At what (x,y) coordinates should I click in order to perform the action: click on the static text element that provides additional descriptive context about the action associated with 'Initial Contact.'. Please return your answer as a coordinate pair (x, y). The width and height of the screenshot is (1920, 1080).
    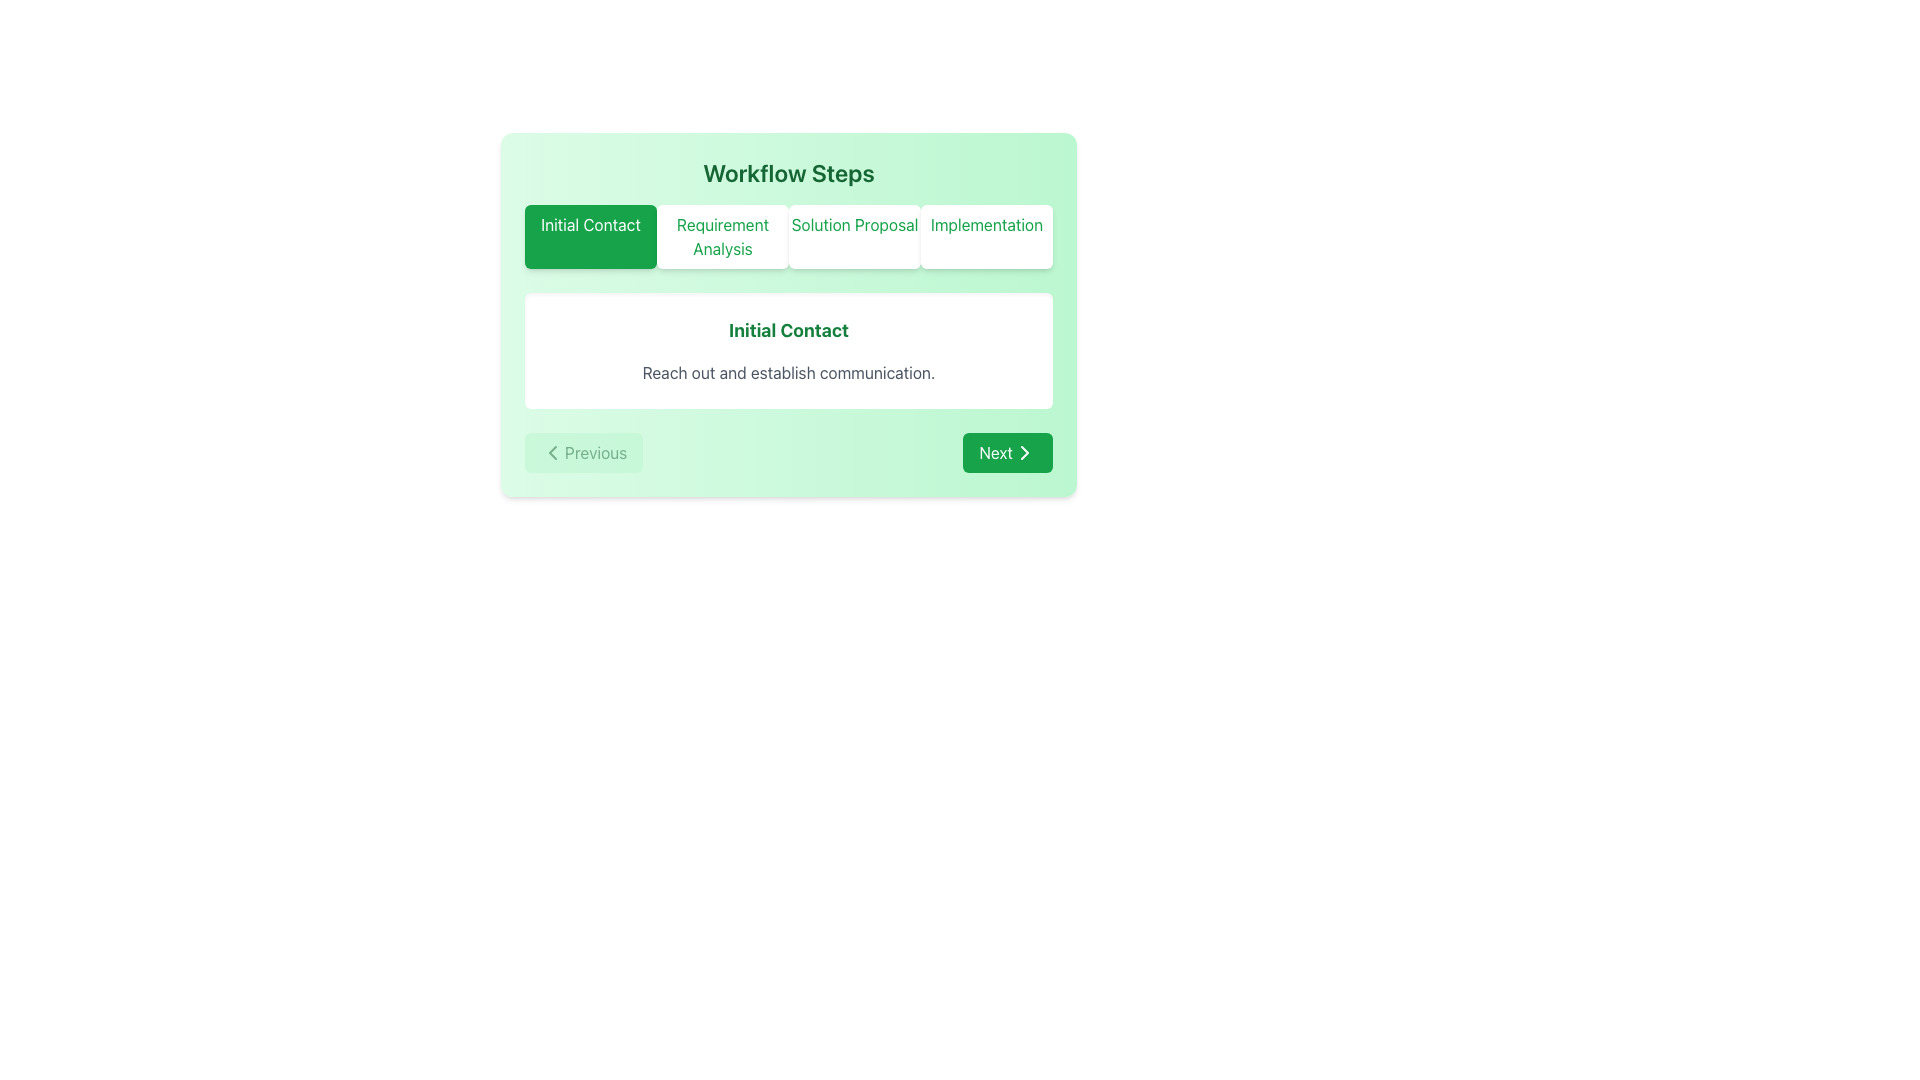
    Looking at the image, I should click on (787, 373).